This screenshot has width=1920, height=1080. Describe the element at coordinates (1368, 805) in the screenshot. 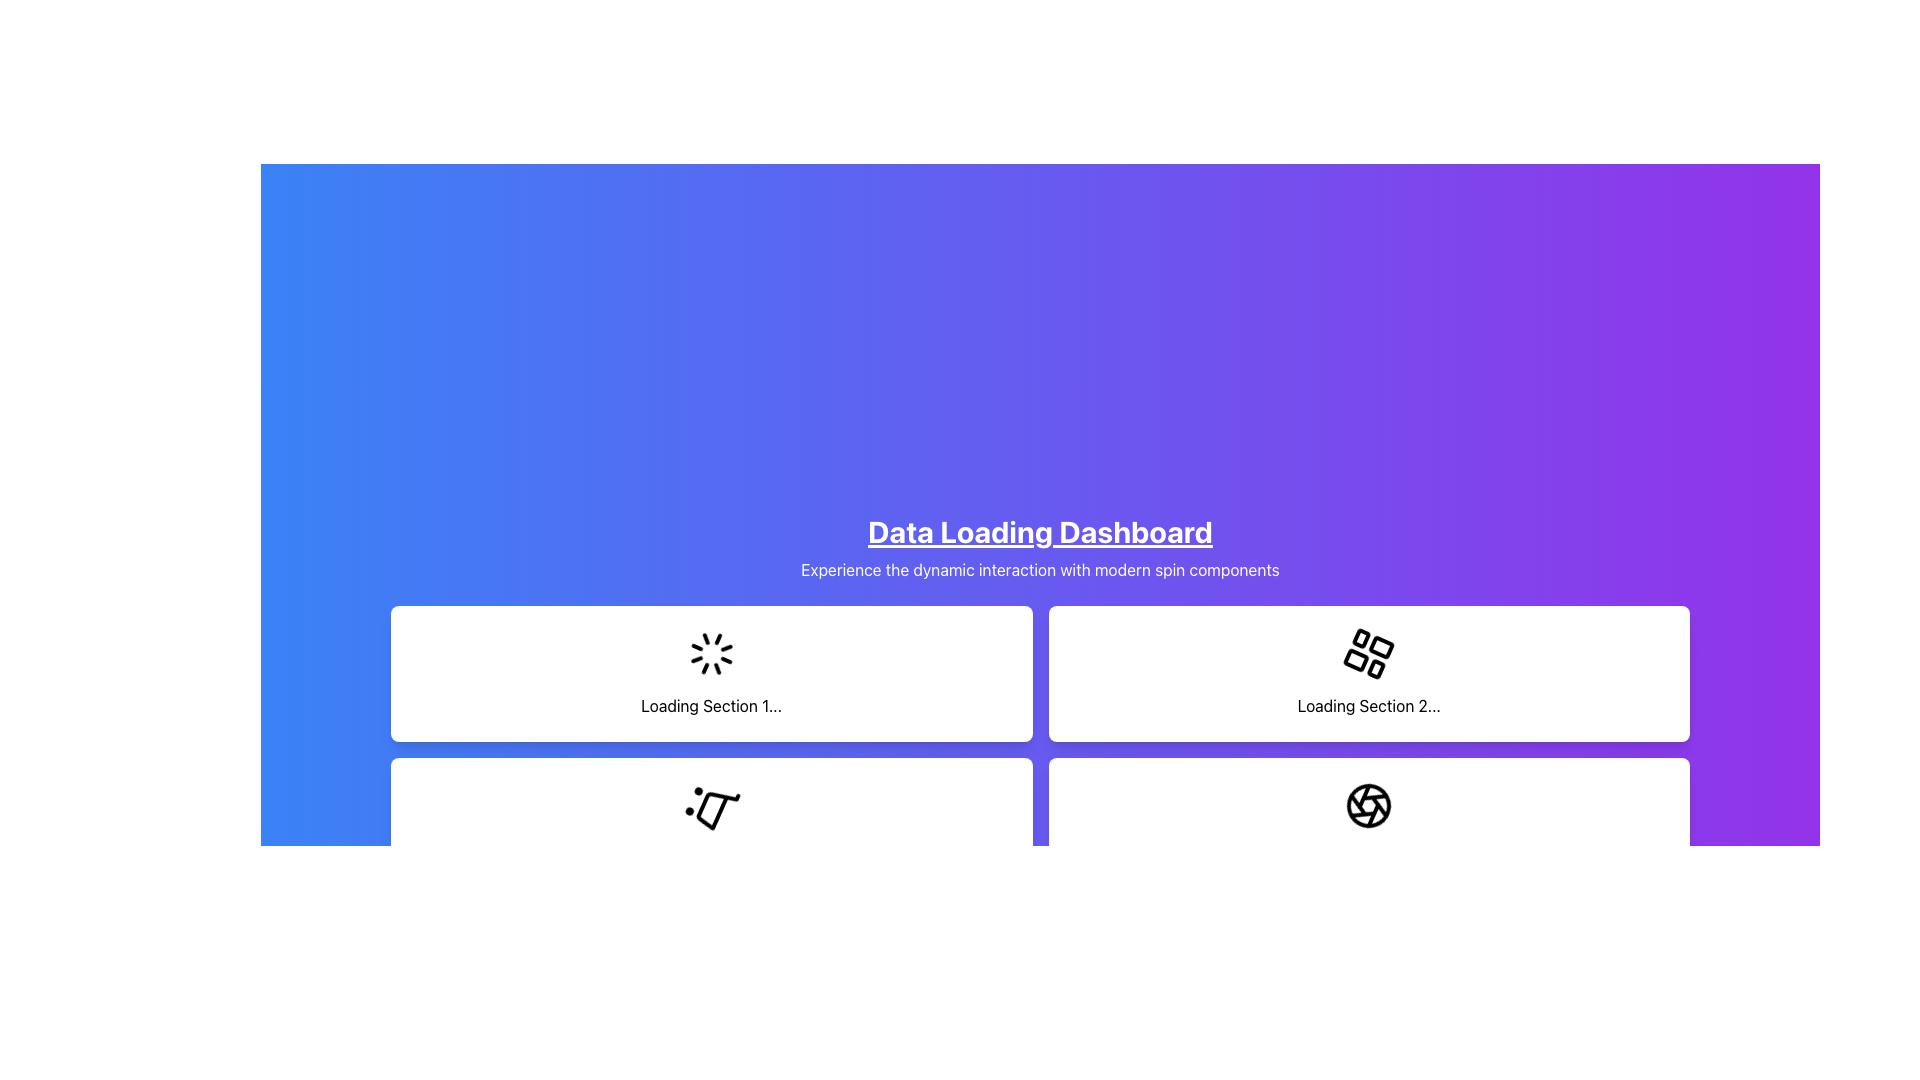

I see `the status indicator icon located above the text 'Loading Section 4...' in the bottom right section of the dashboard interface` at that location.